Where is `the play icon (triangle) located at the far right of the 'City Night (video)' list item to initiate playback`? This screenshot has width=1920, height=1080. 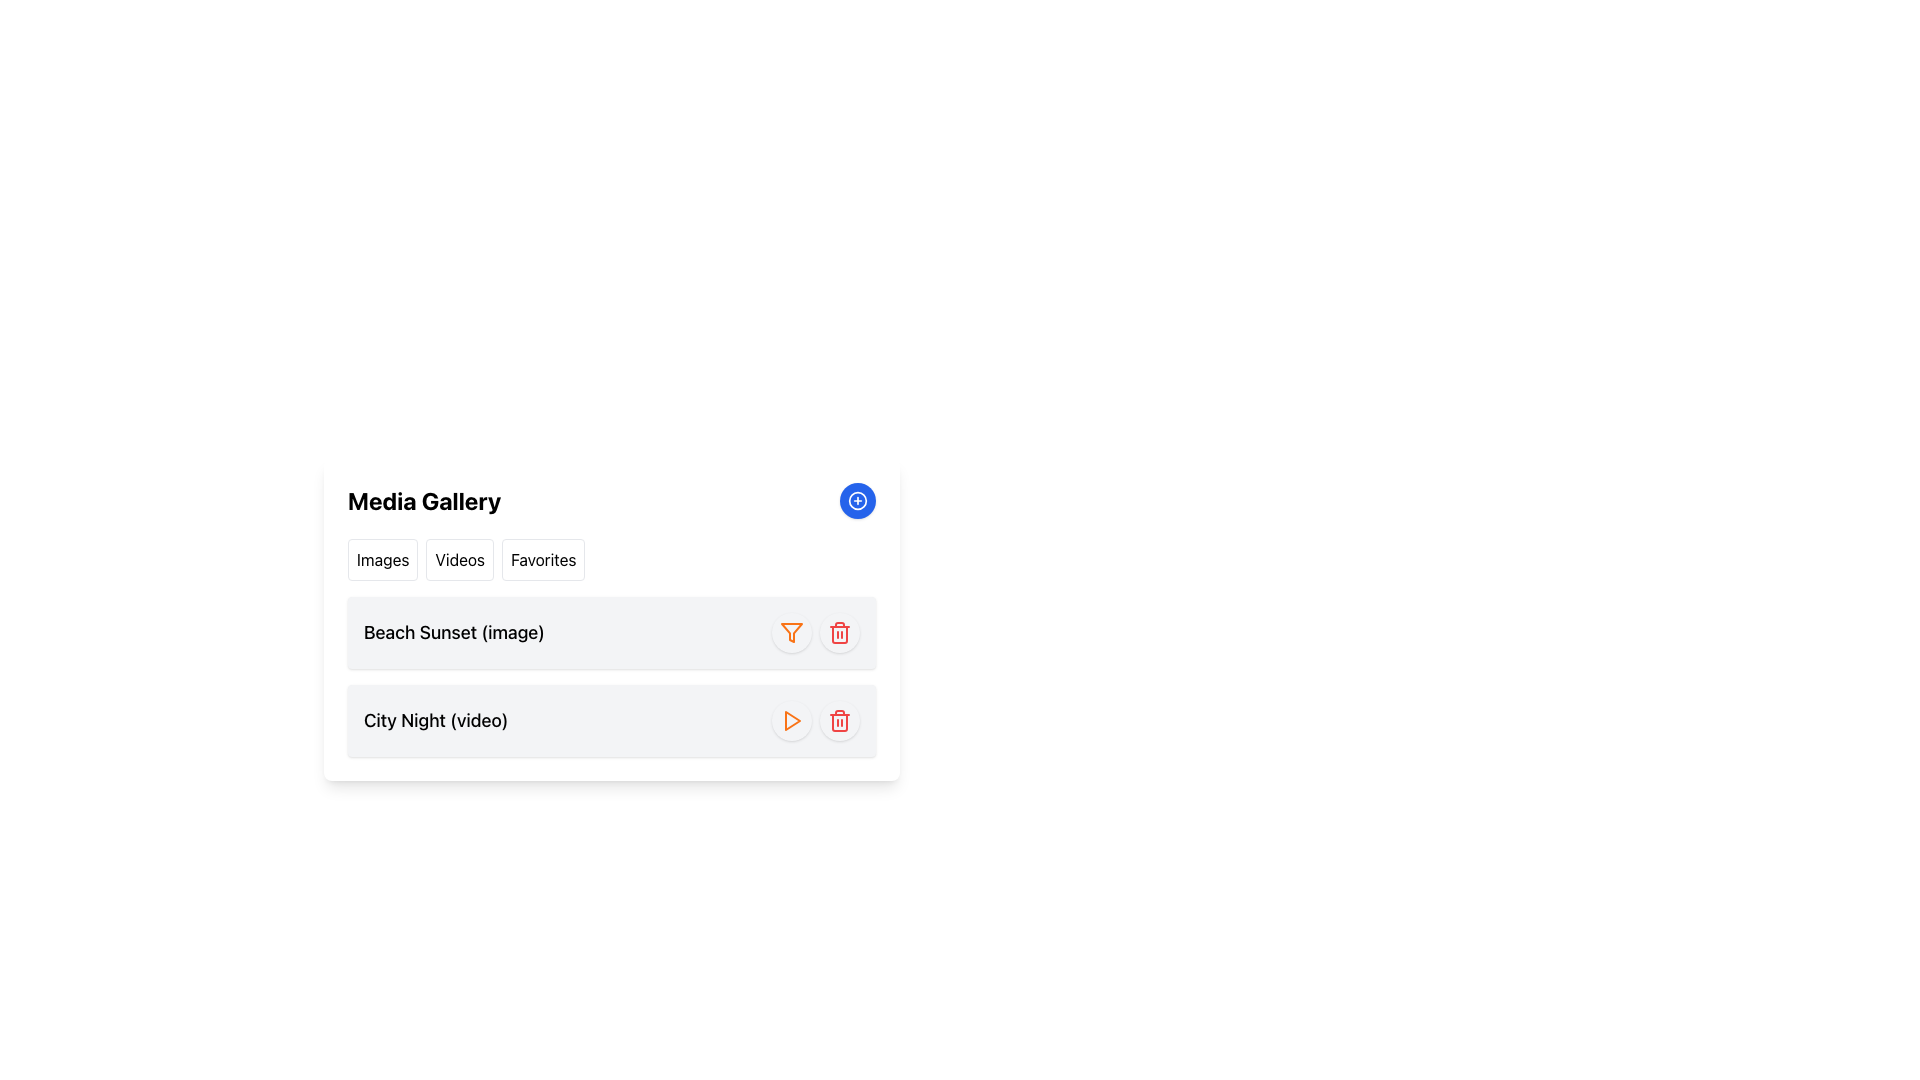
the play icon (triangle) located at the far right of the 'City Night (video)' list item to initiate playback is located at coordinates (791, 721).